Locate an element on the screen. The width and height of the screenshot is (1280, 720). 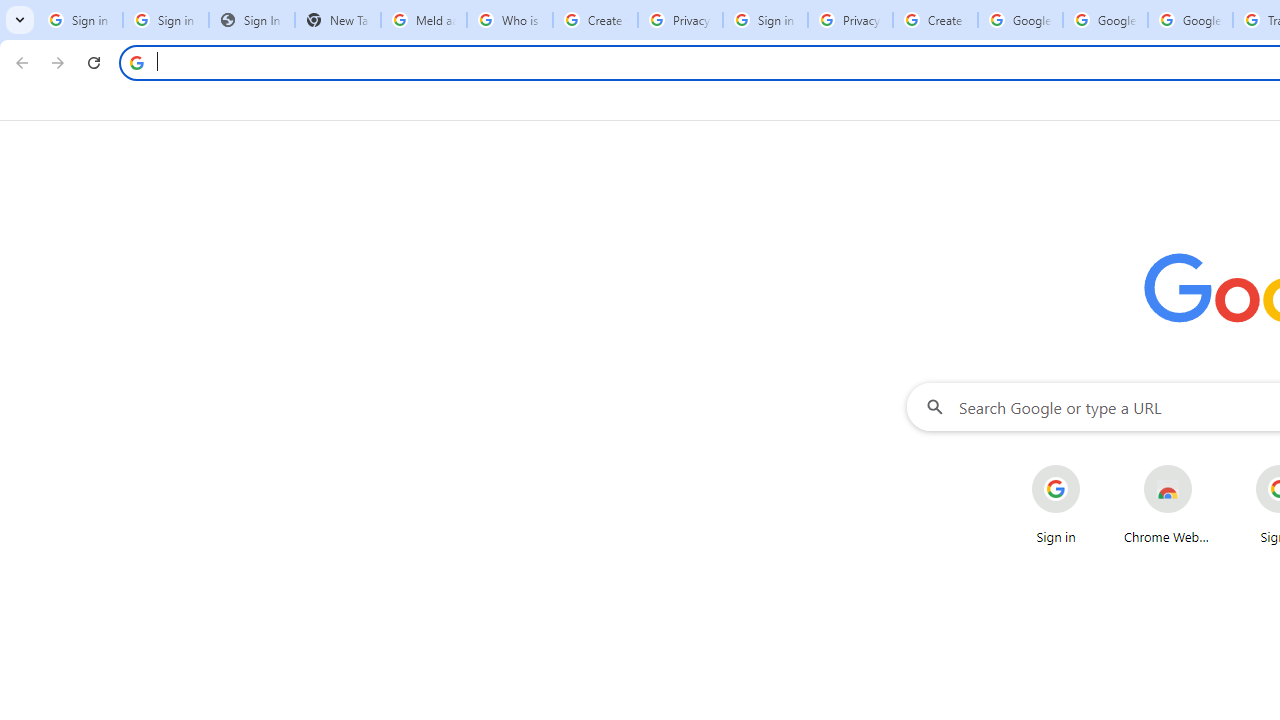
'More actions for Chrome Web Store shortcut' is located at coordinates (1207, 466).